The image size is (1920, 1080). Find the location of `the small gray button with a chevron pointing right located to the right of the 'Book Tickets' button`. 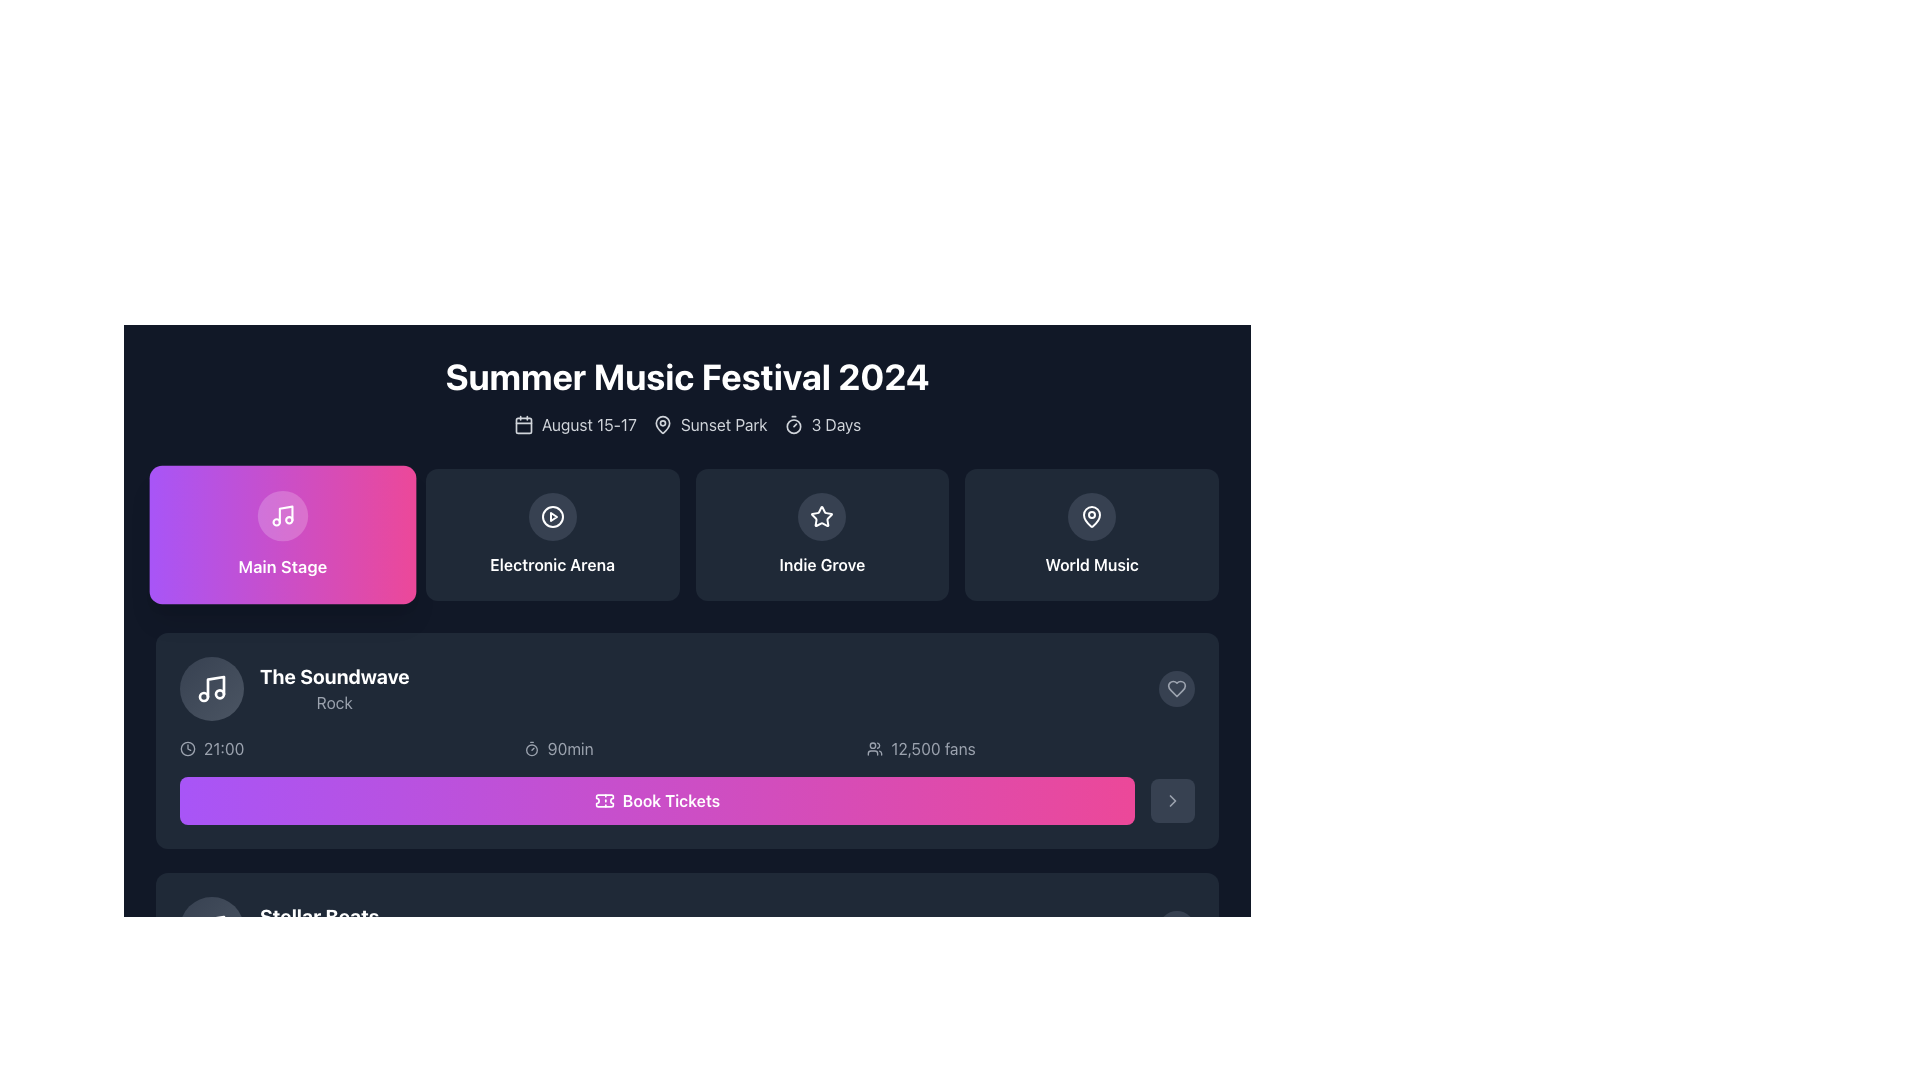

the small gray button with a chevron pointing right located to the right of the 'Book Tickets' button is located at coordinates (1172, 800).